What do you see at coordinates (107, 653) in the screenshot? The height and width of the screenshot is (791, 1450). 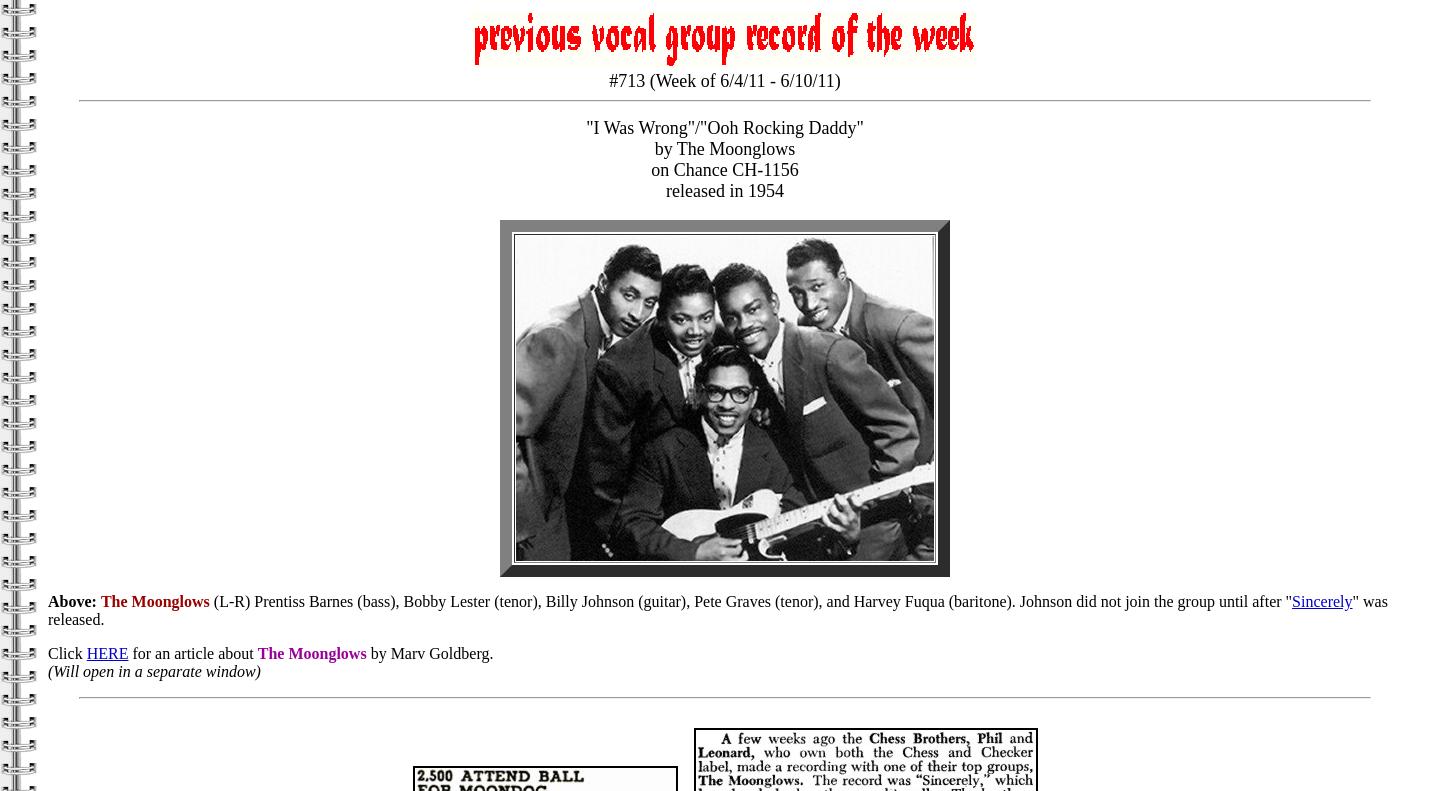 I see `'HERE'` at bounding box center [107, 653].